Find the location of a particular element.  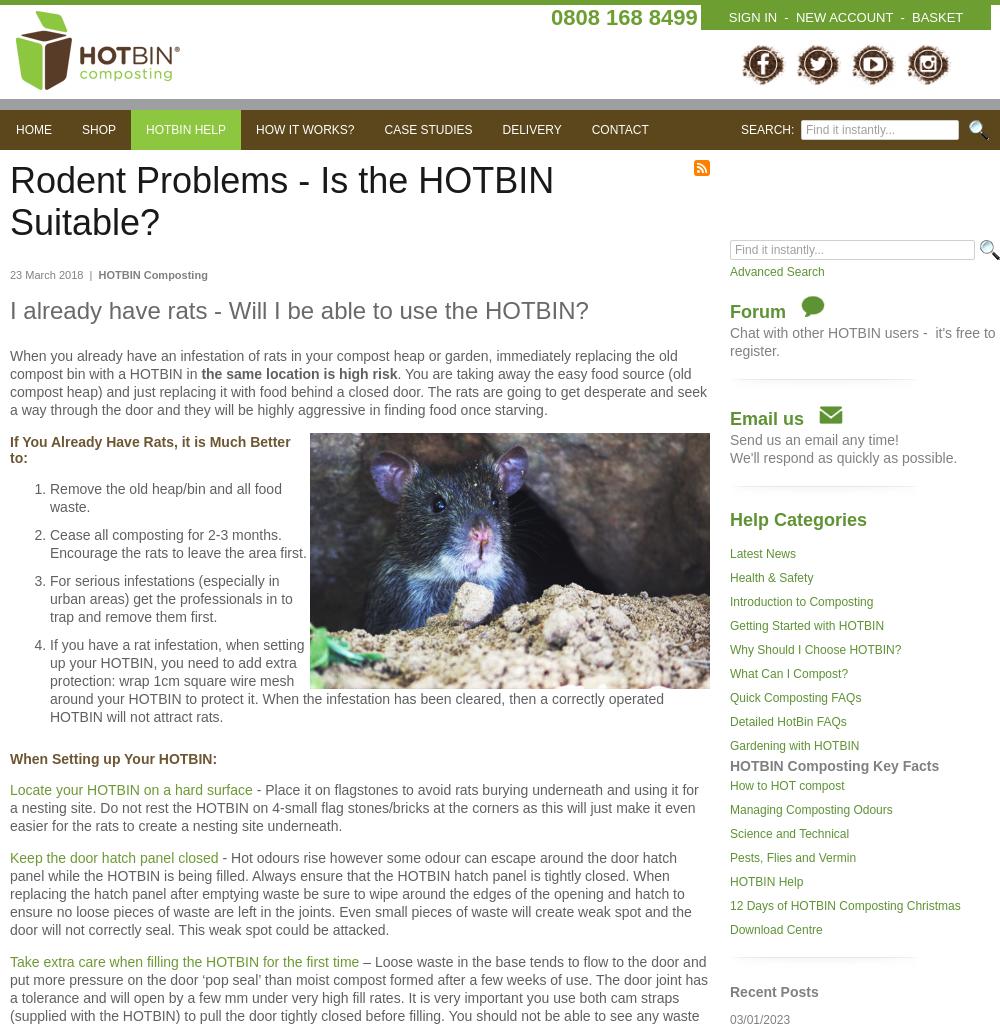

'SEARCH:' is located at coordinates (770, 129).